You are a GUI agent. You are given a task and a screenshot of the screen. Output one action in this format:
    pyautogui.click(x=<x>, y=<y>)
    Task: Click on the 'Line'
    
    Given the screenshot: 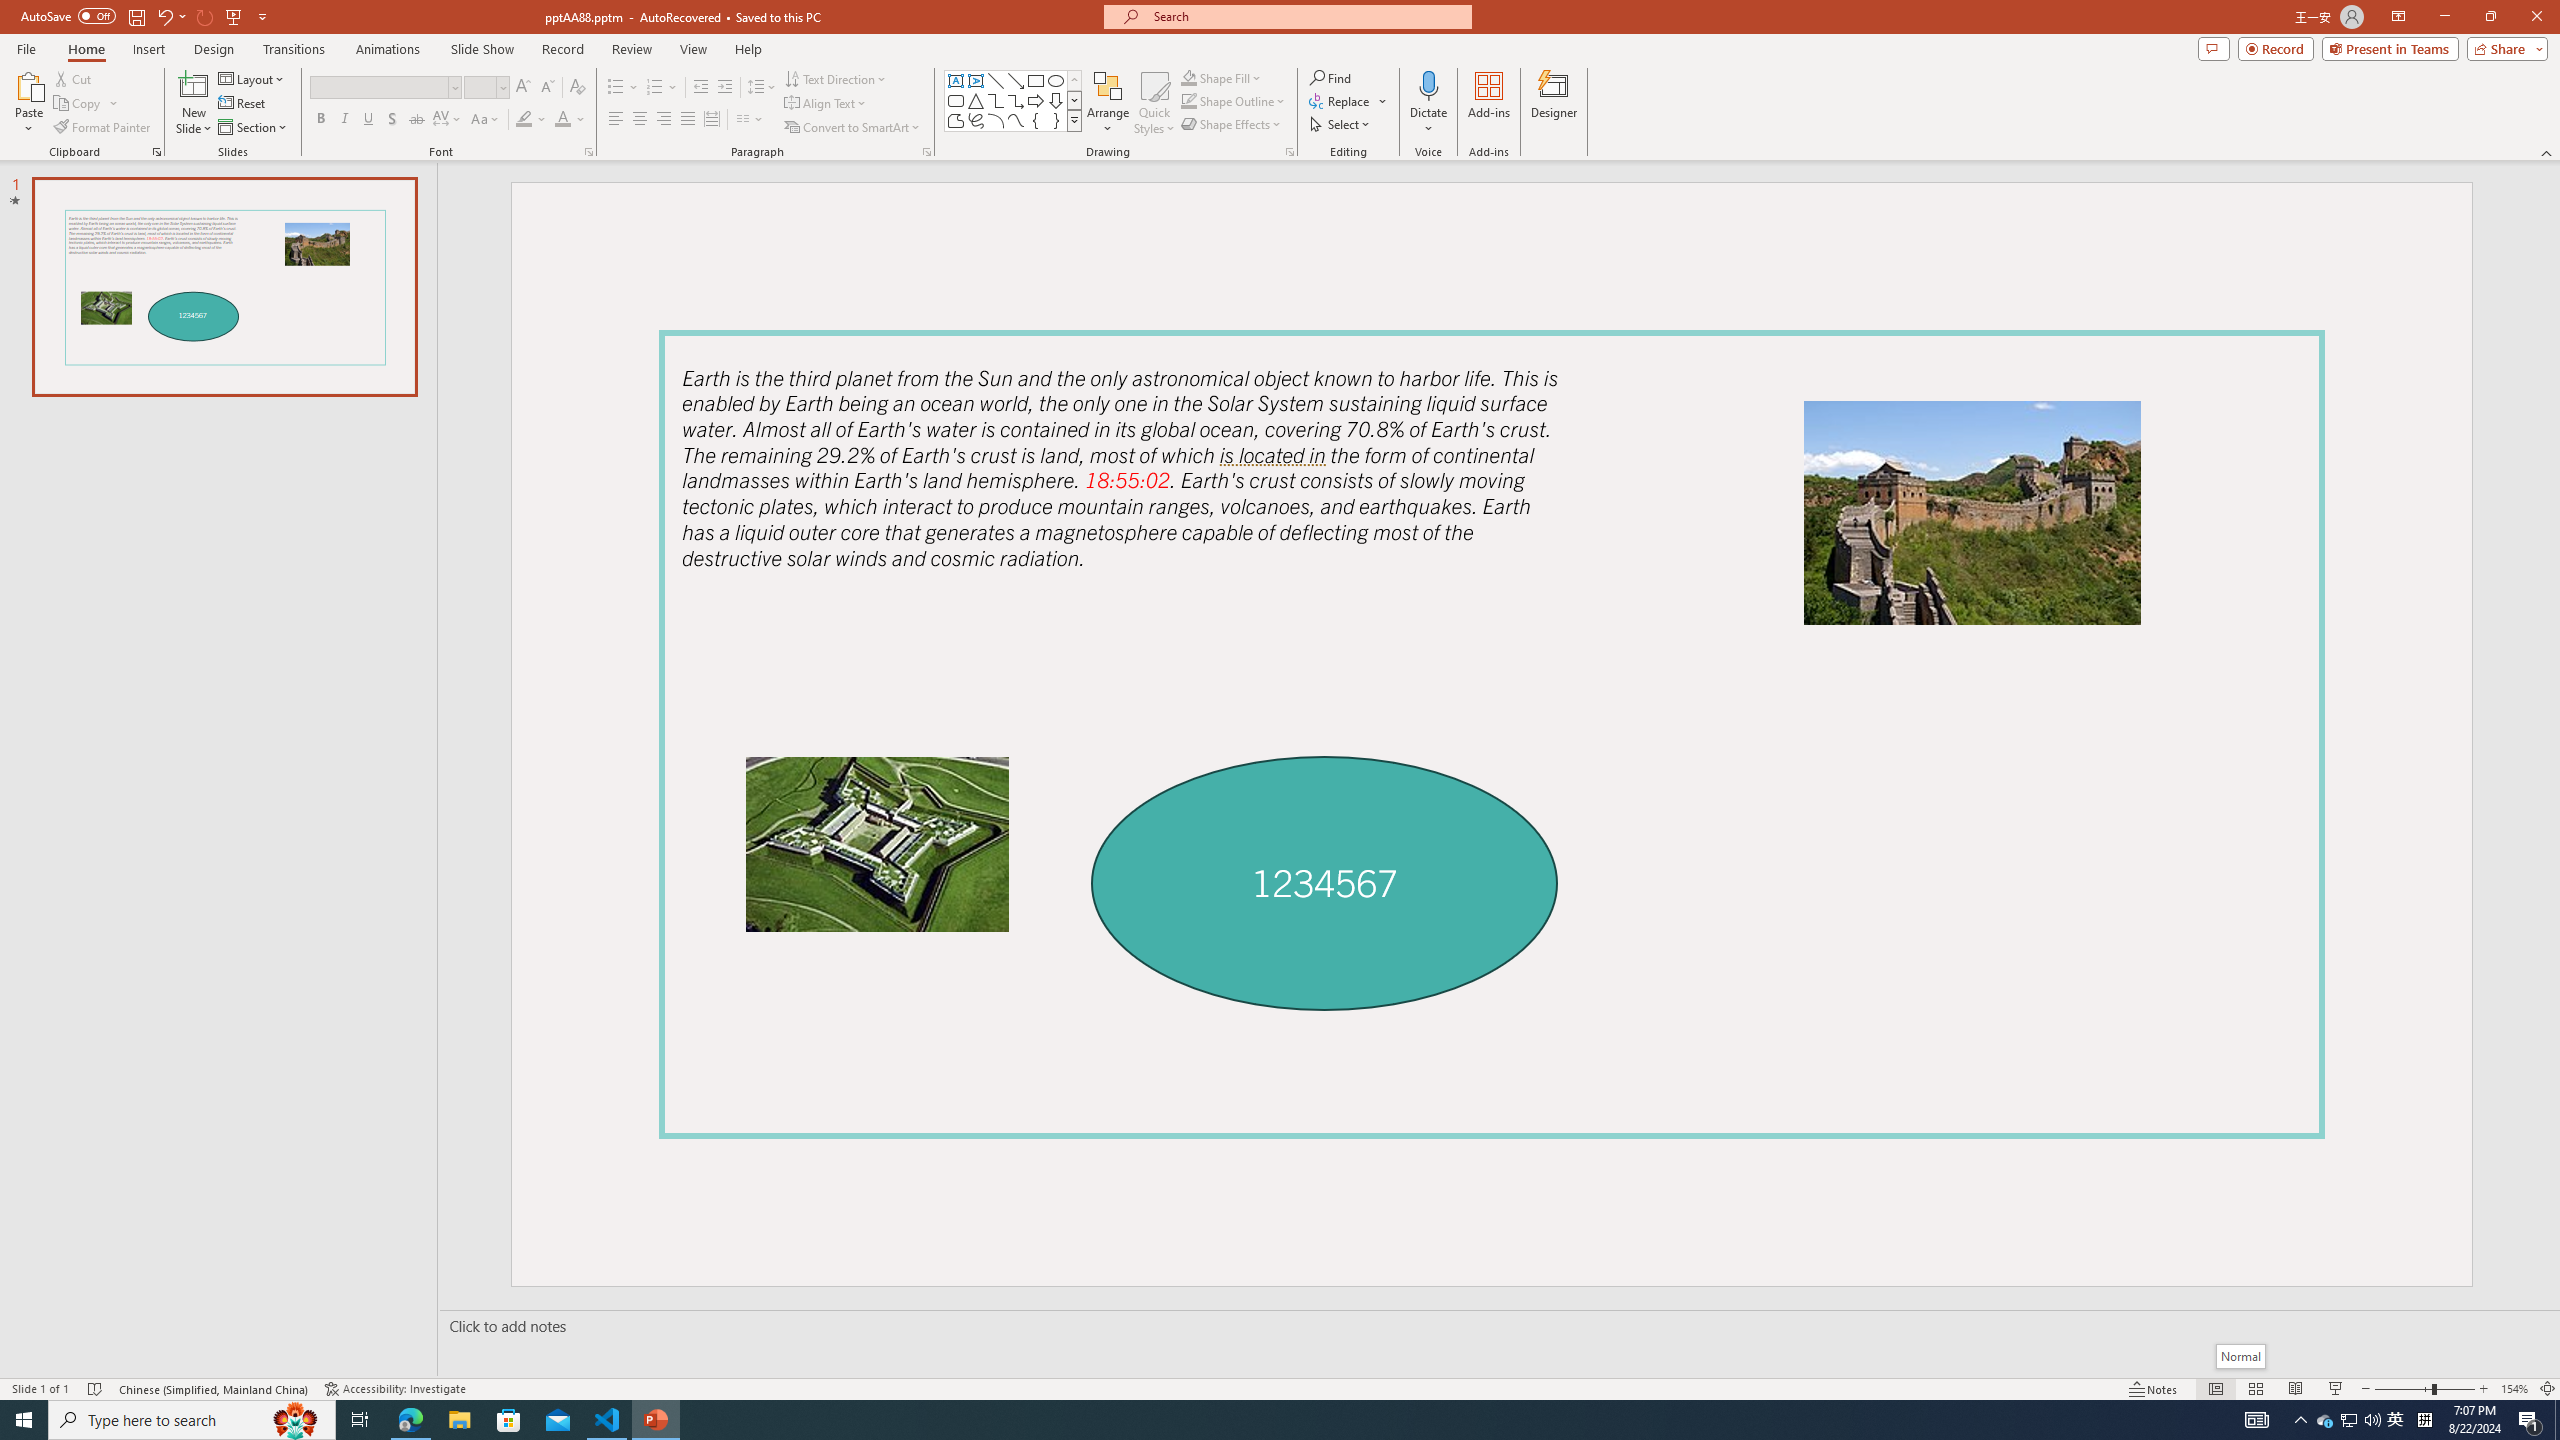 What is the action you would take?
    pyautogui.click(x=994, y=80)
    